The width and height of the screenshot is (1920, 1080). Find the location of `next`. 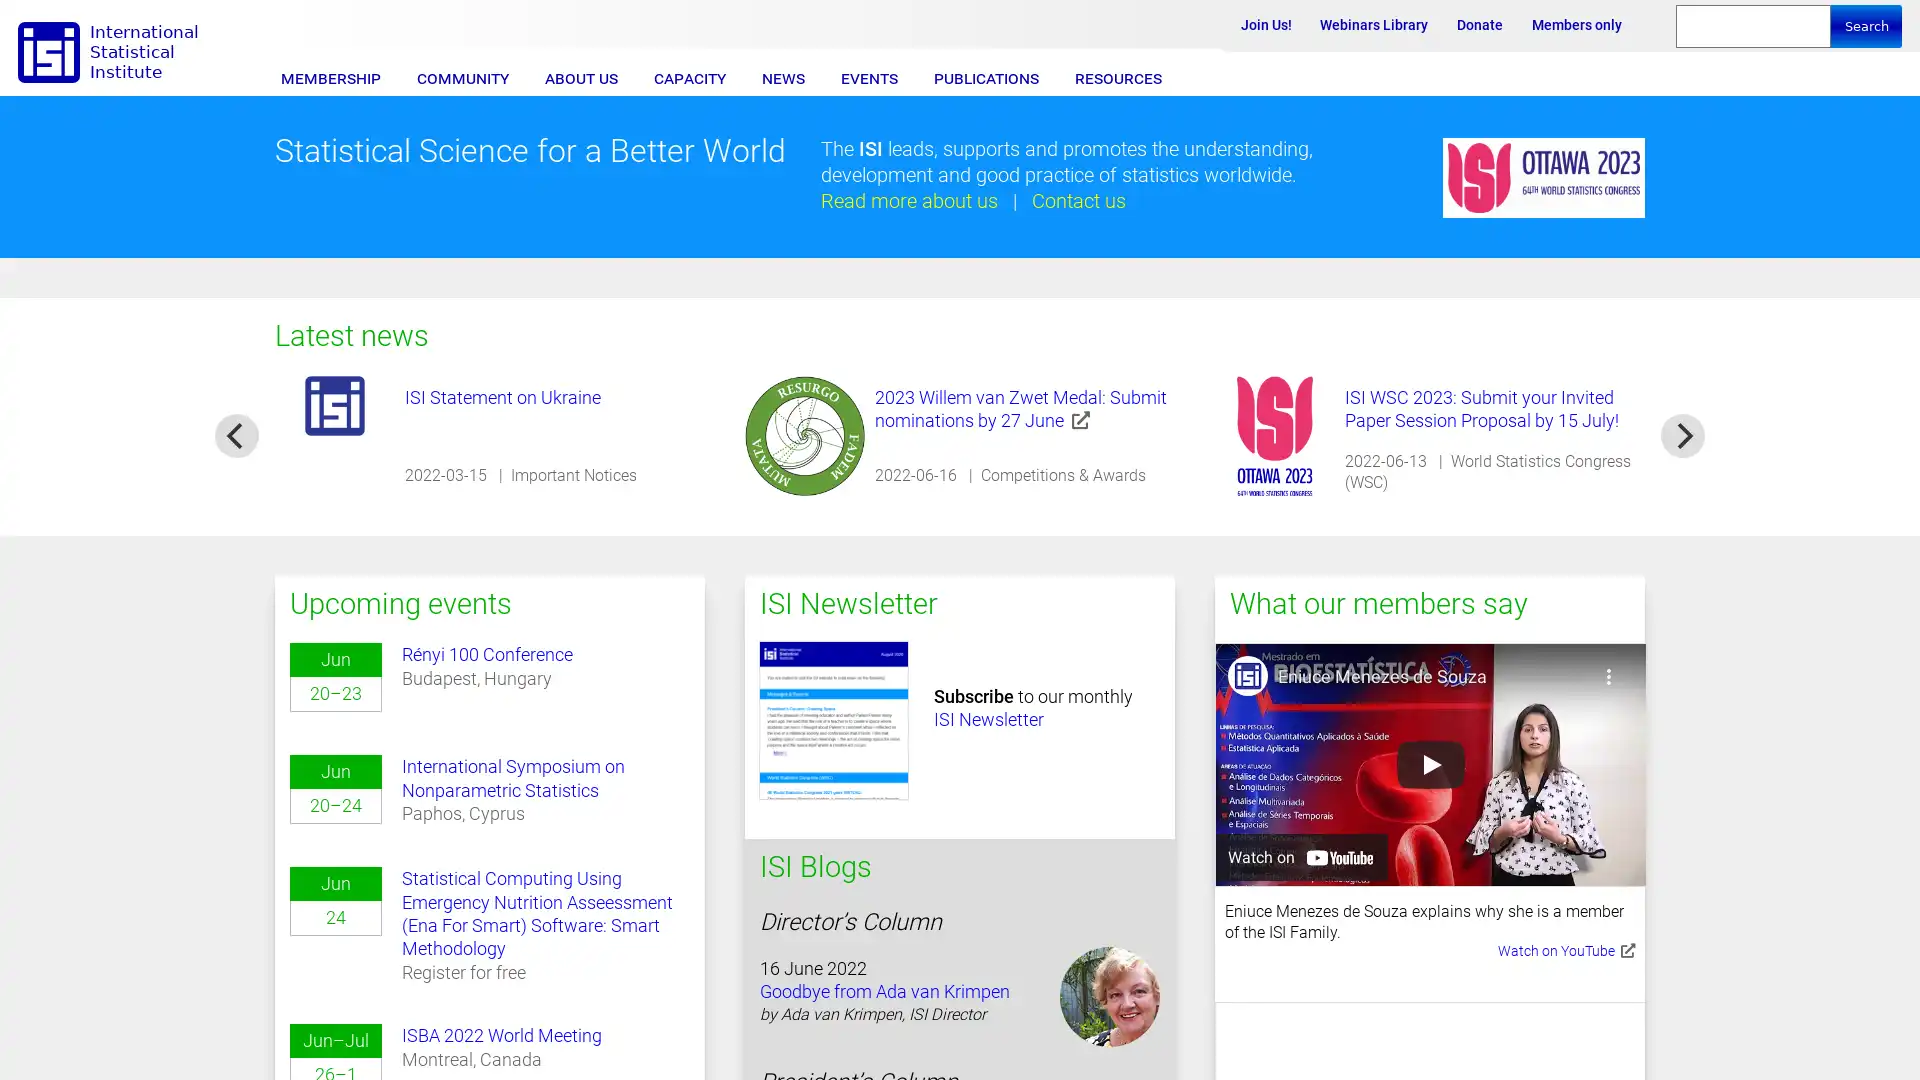

next is located at coordinates (1682, 434).